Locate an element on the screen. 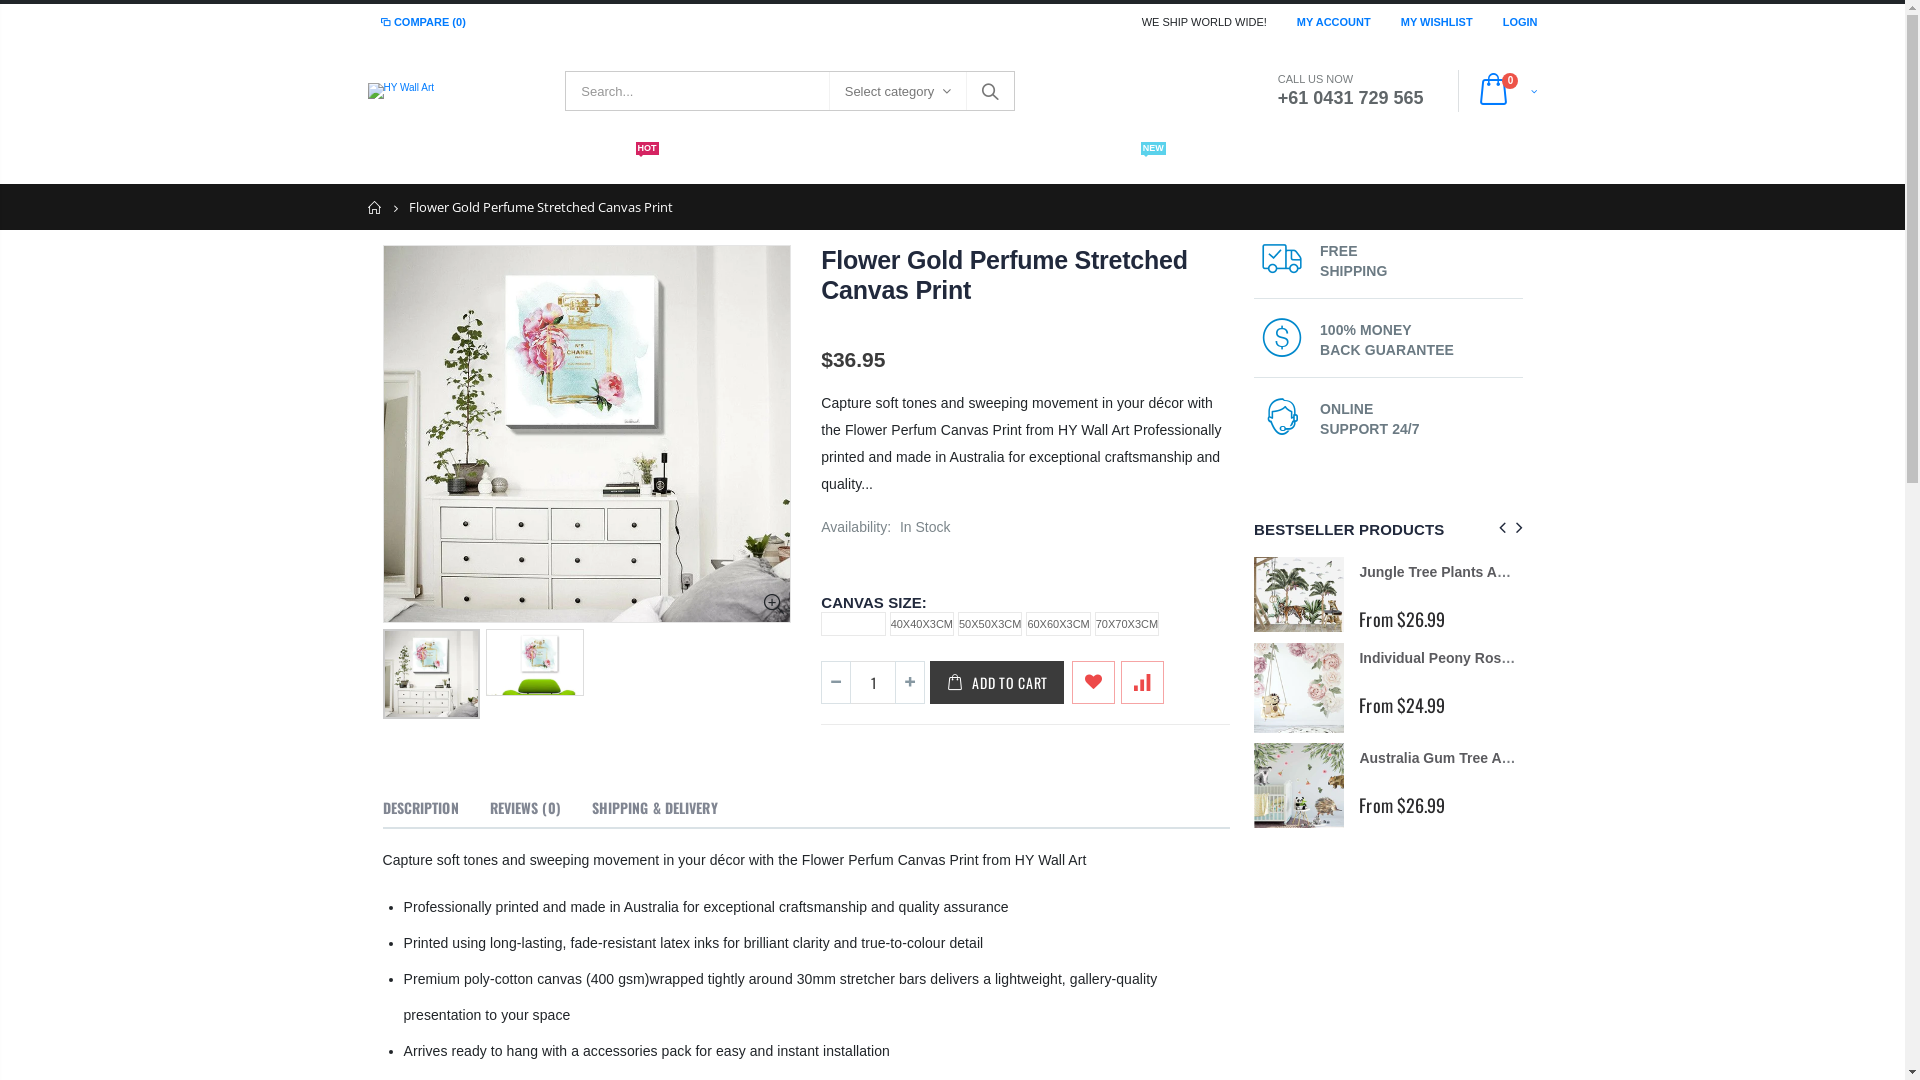 The width and height of the screenshot is (1920, 1080). 'Select category' is located at coordinates (897, 91).